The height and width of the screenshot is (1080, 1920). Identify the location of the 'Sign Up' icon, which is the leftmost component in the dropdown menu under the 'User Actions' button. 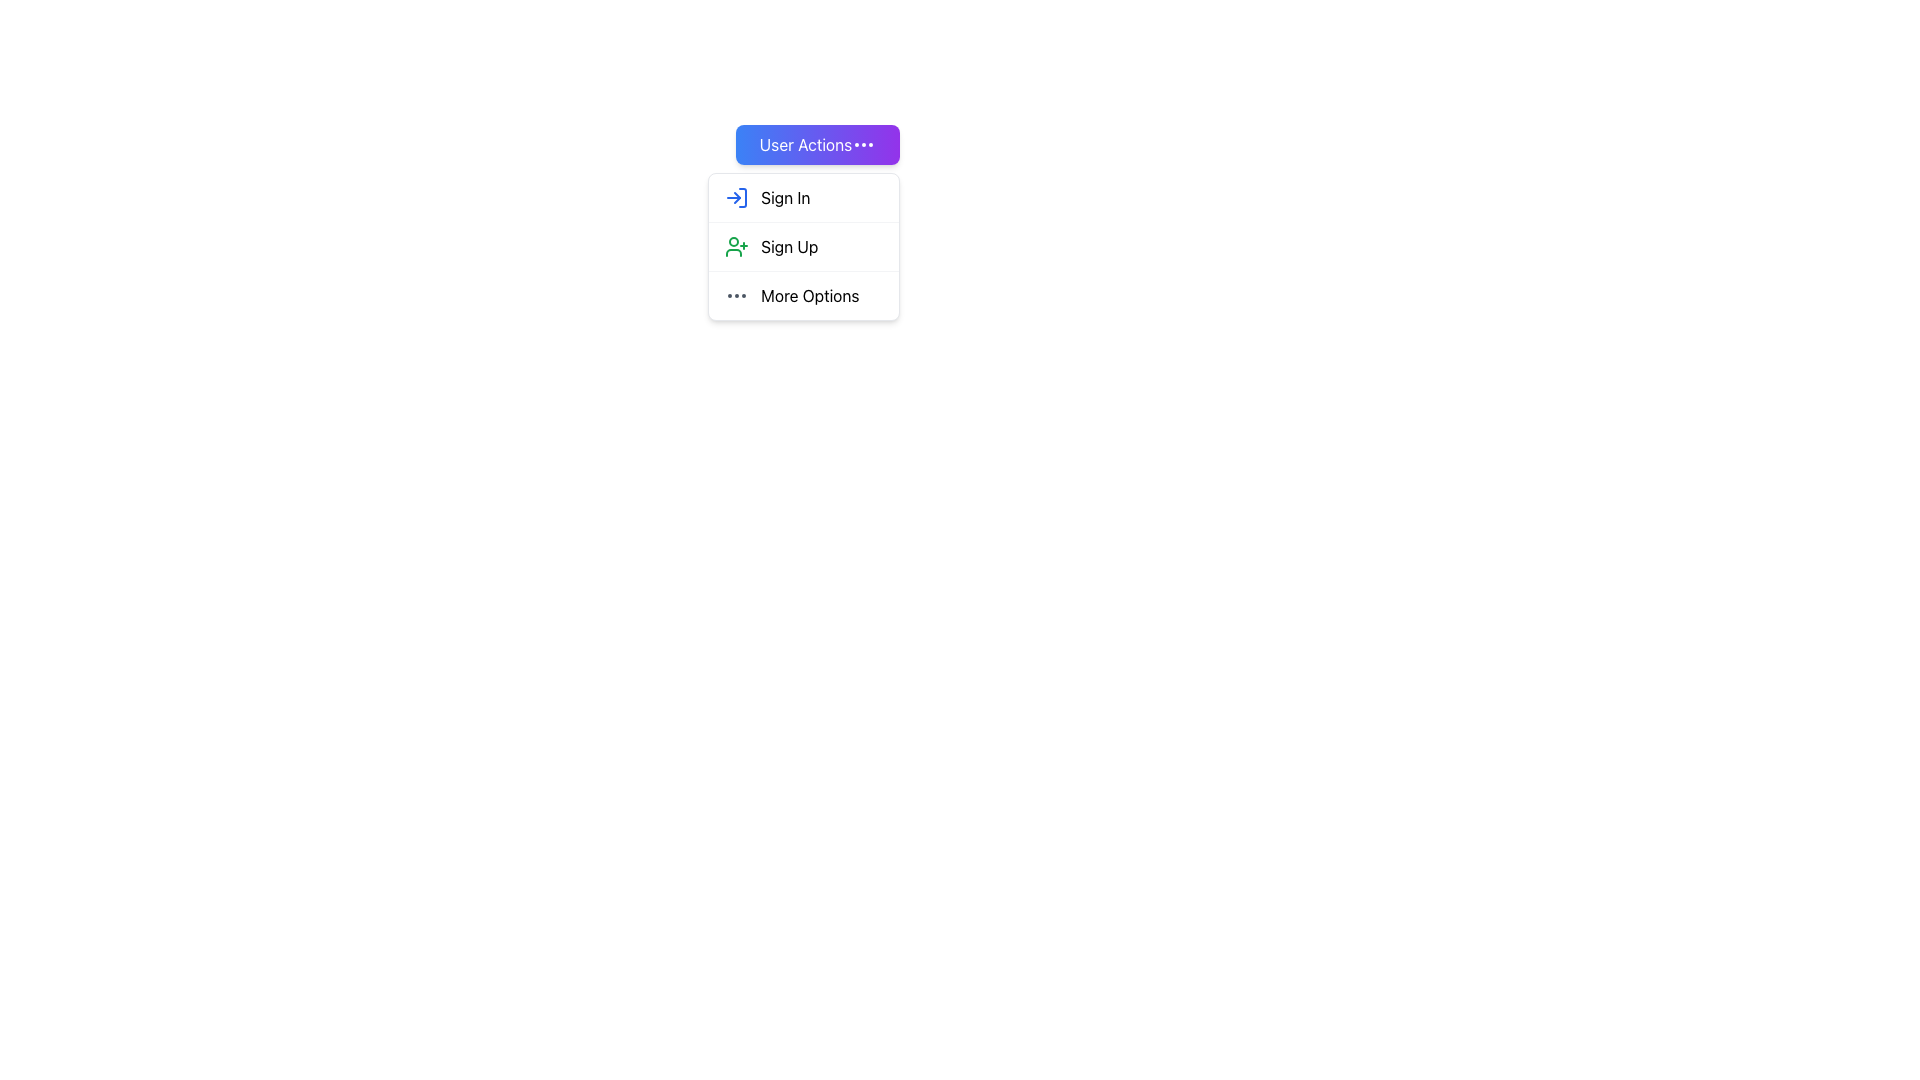
(736, 245).